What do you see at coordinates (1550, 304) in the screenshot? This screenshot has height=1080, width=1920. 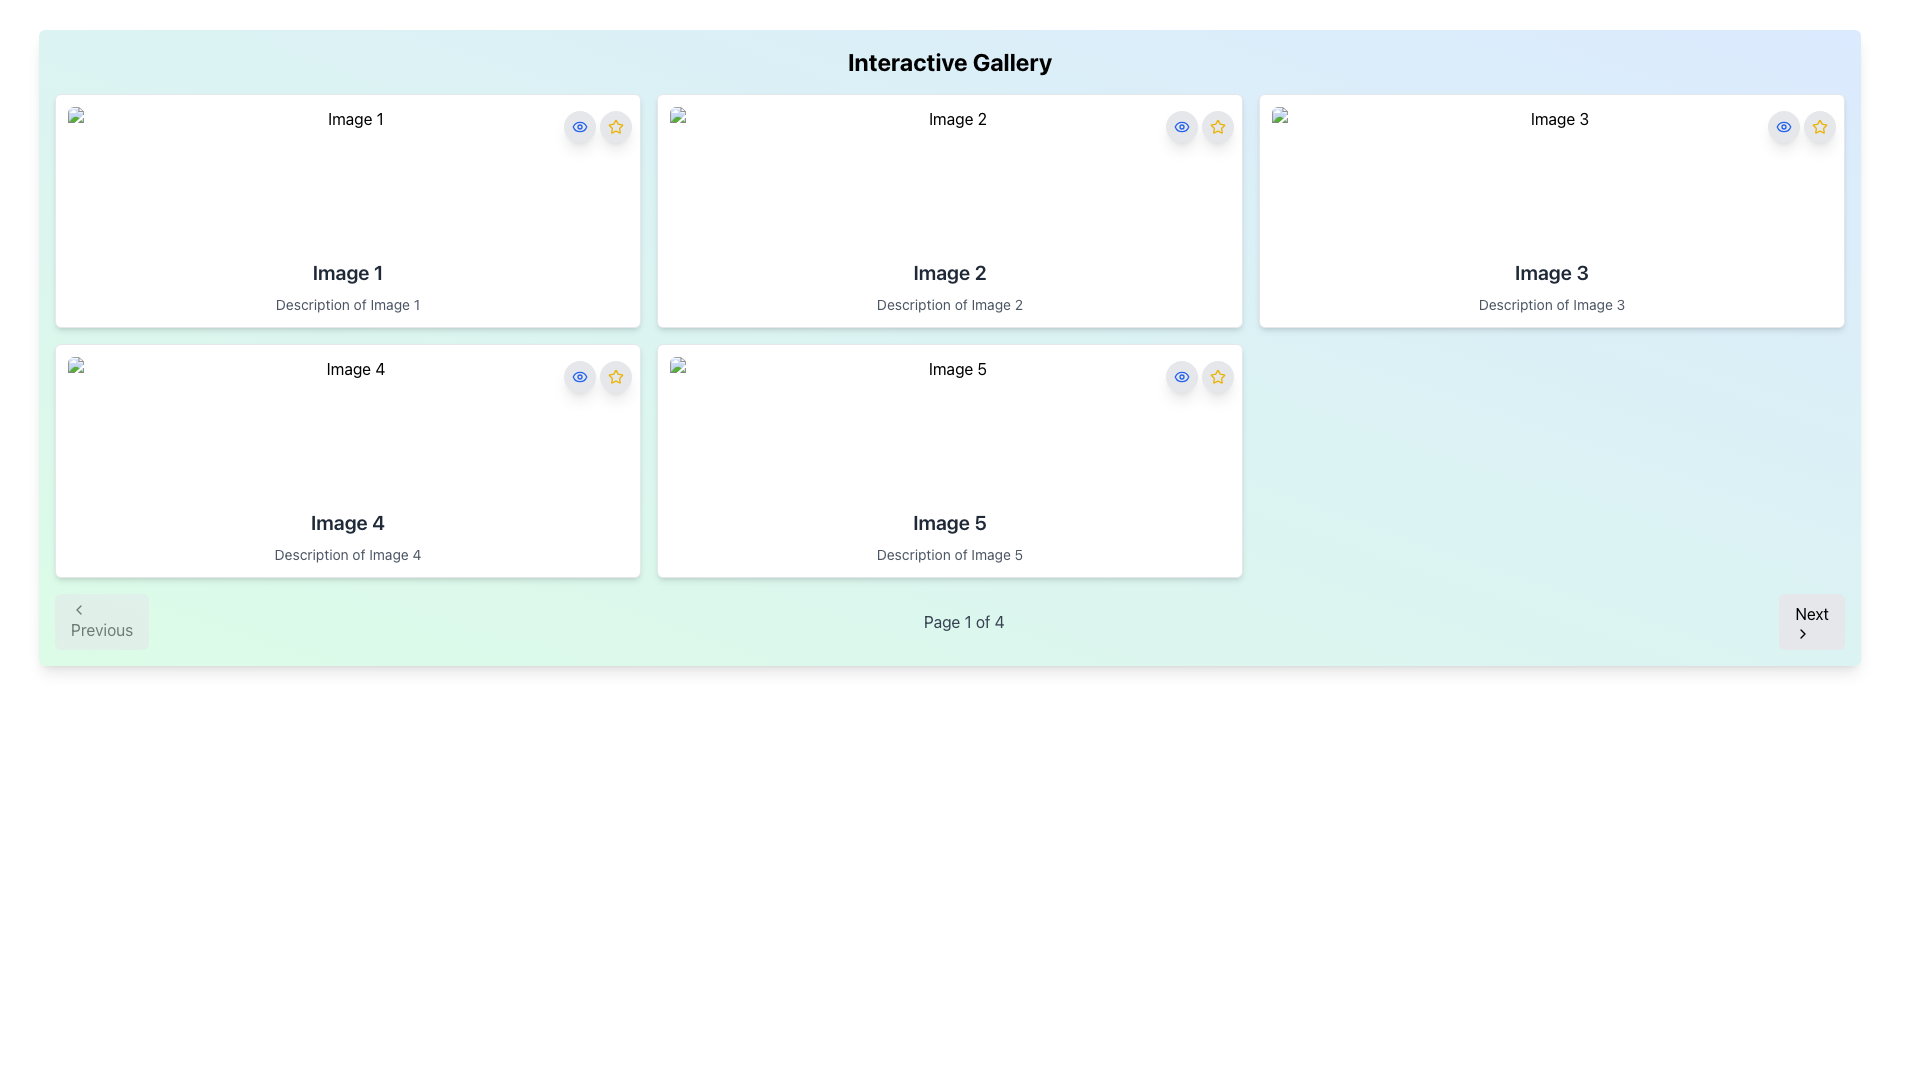 I see `the static text label displaying 'Description of Image 3' in a small, gray-colored font, located directly below the 'Image 3' title in the rightmost column of the gallery` at bounding box center [1550, 304].